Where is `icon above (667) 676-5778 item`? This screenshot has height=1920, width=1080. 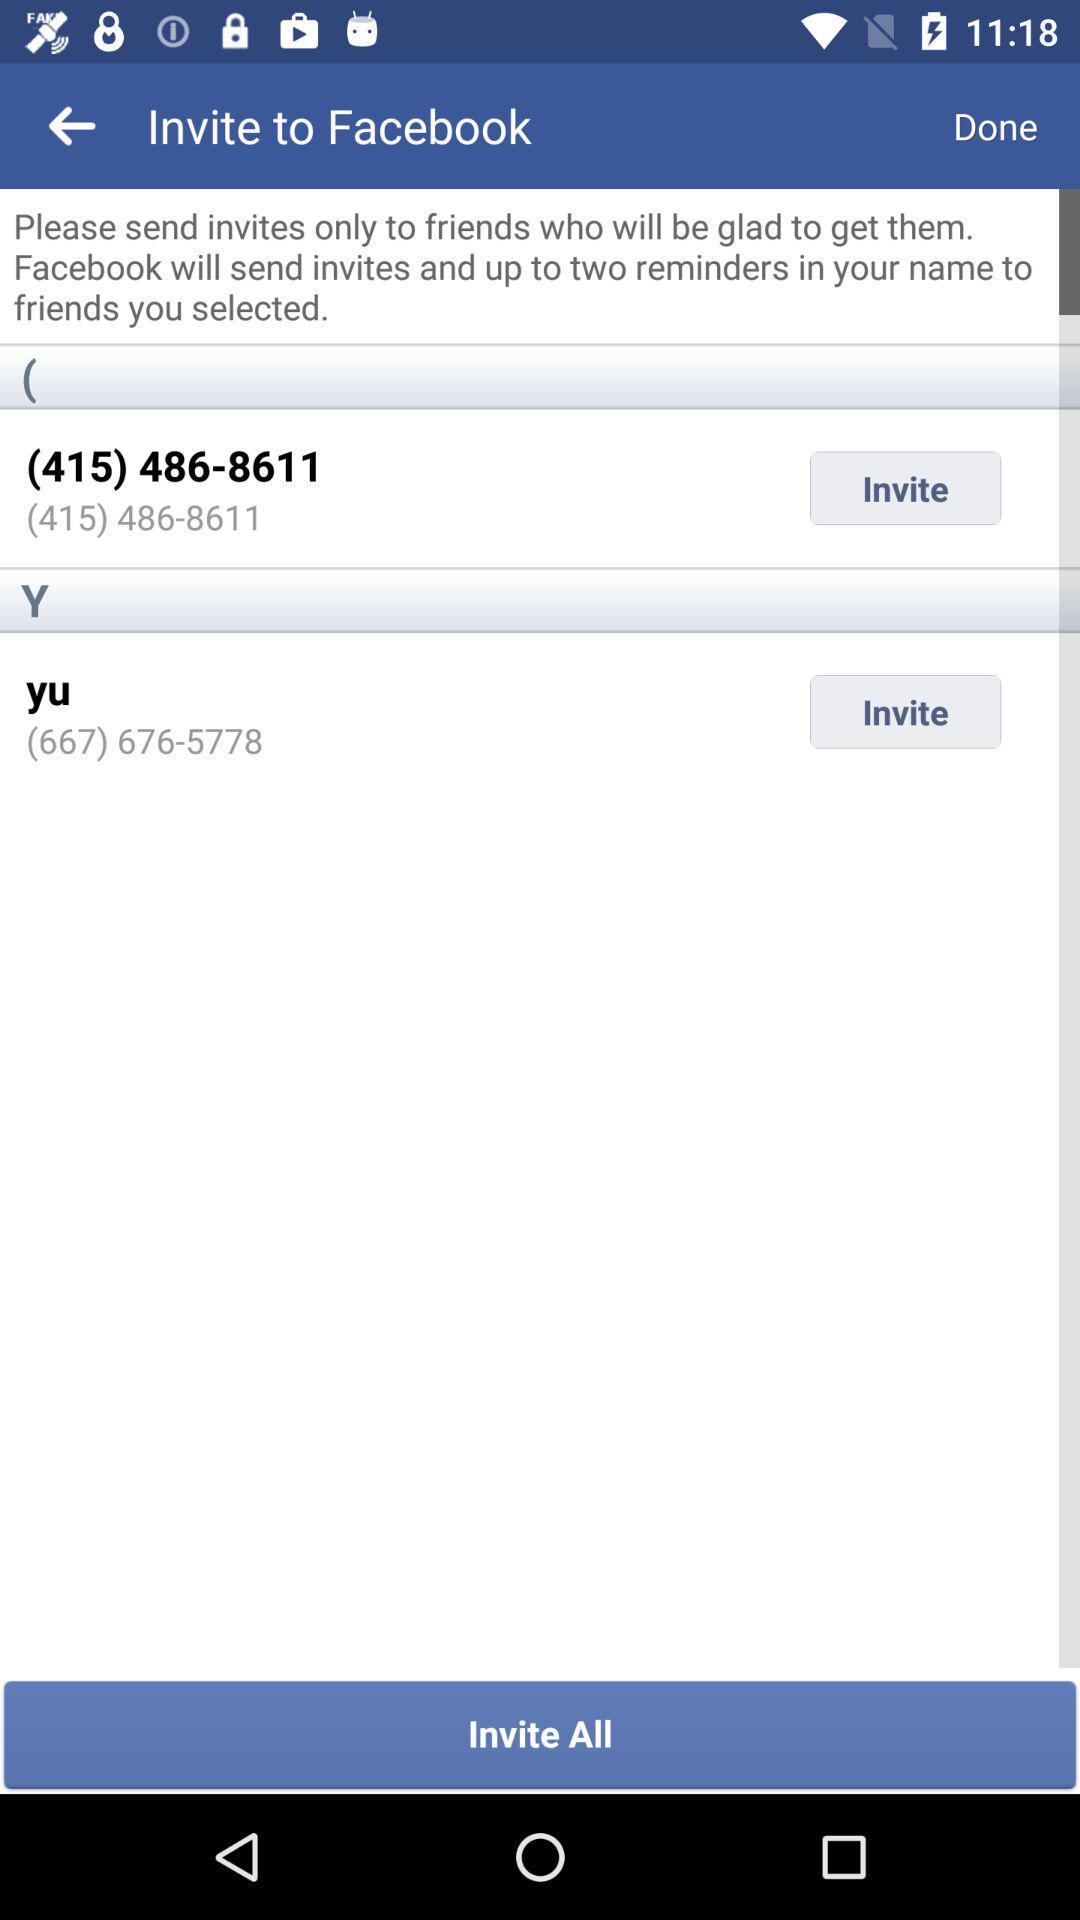 icon above (667) 676-5778 item is located at coordinates (47, 688).